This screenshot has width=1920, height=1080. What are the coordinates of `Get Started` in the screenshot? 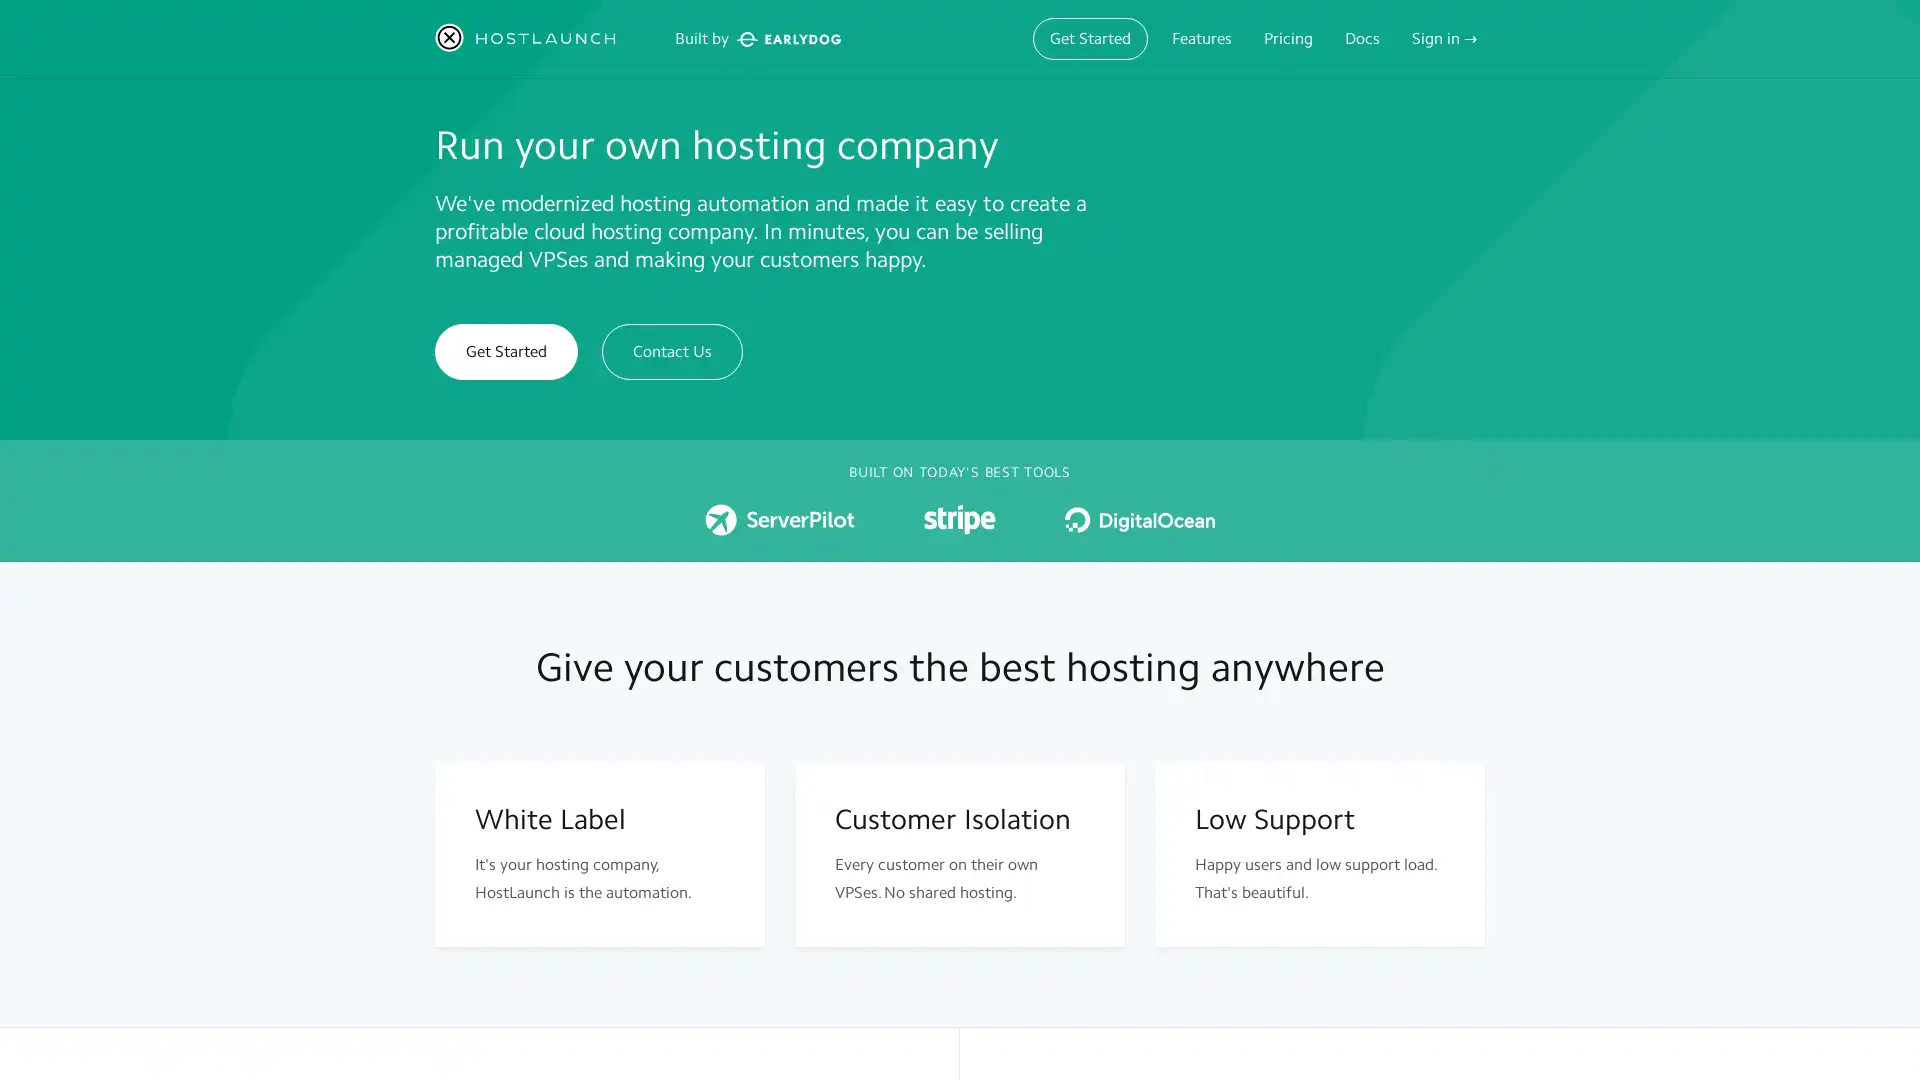 It's located at (1089, 38).